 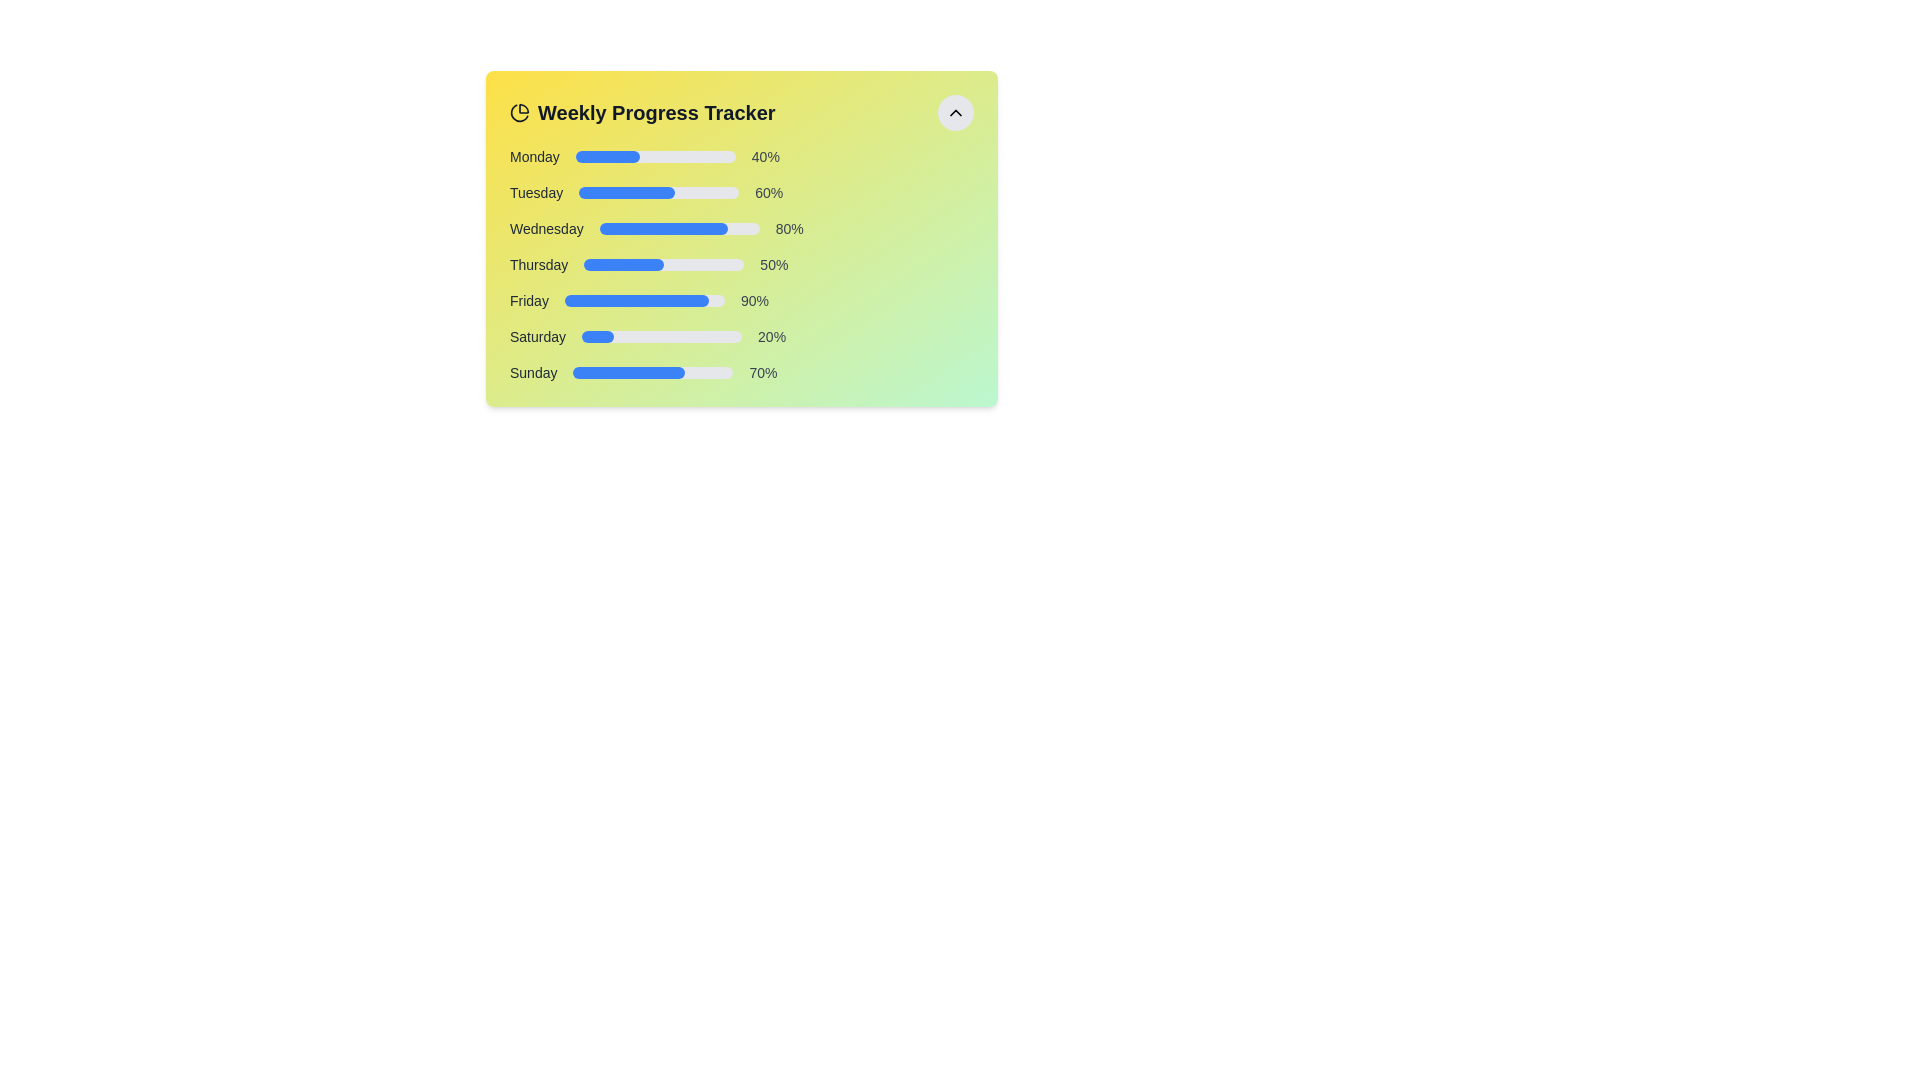 What do you see at coordinates (741, 156) in the screenshot?
I see `progress percentage from the Progress bar component labeled 'Monday', which shows 40% completion` at bounding box center [741, 156].